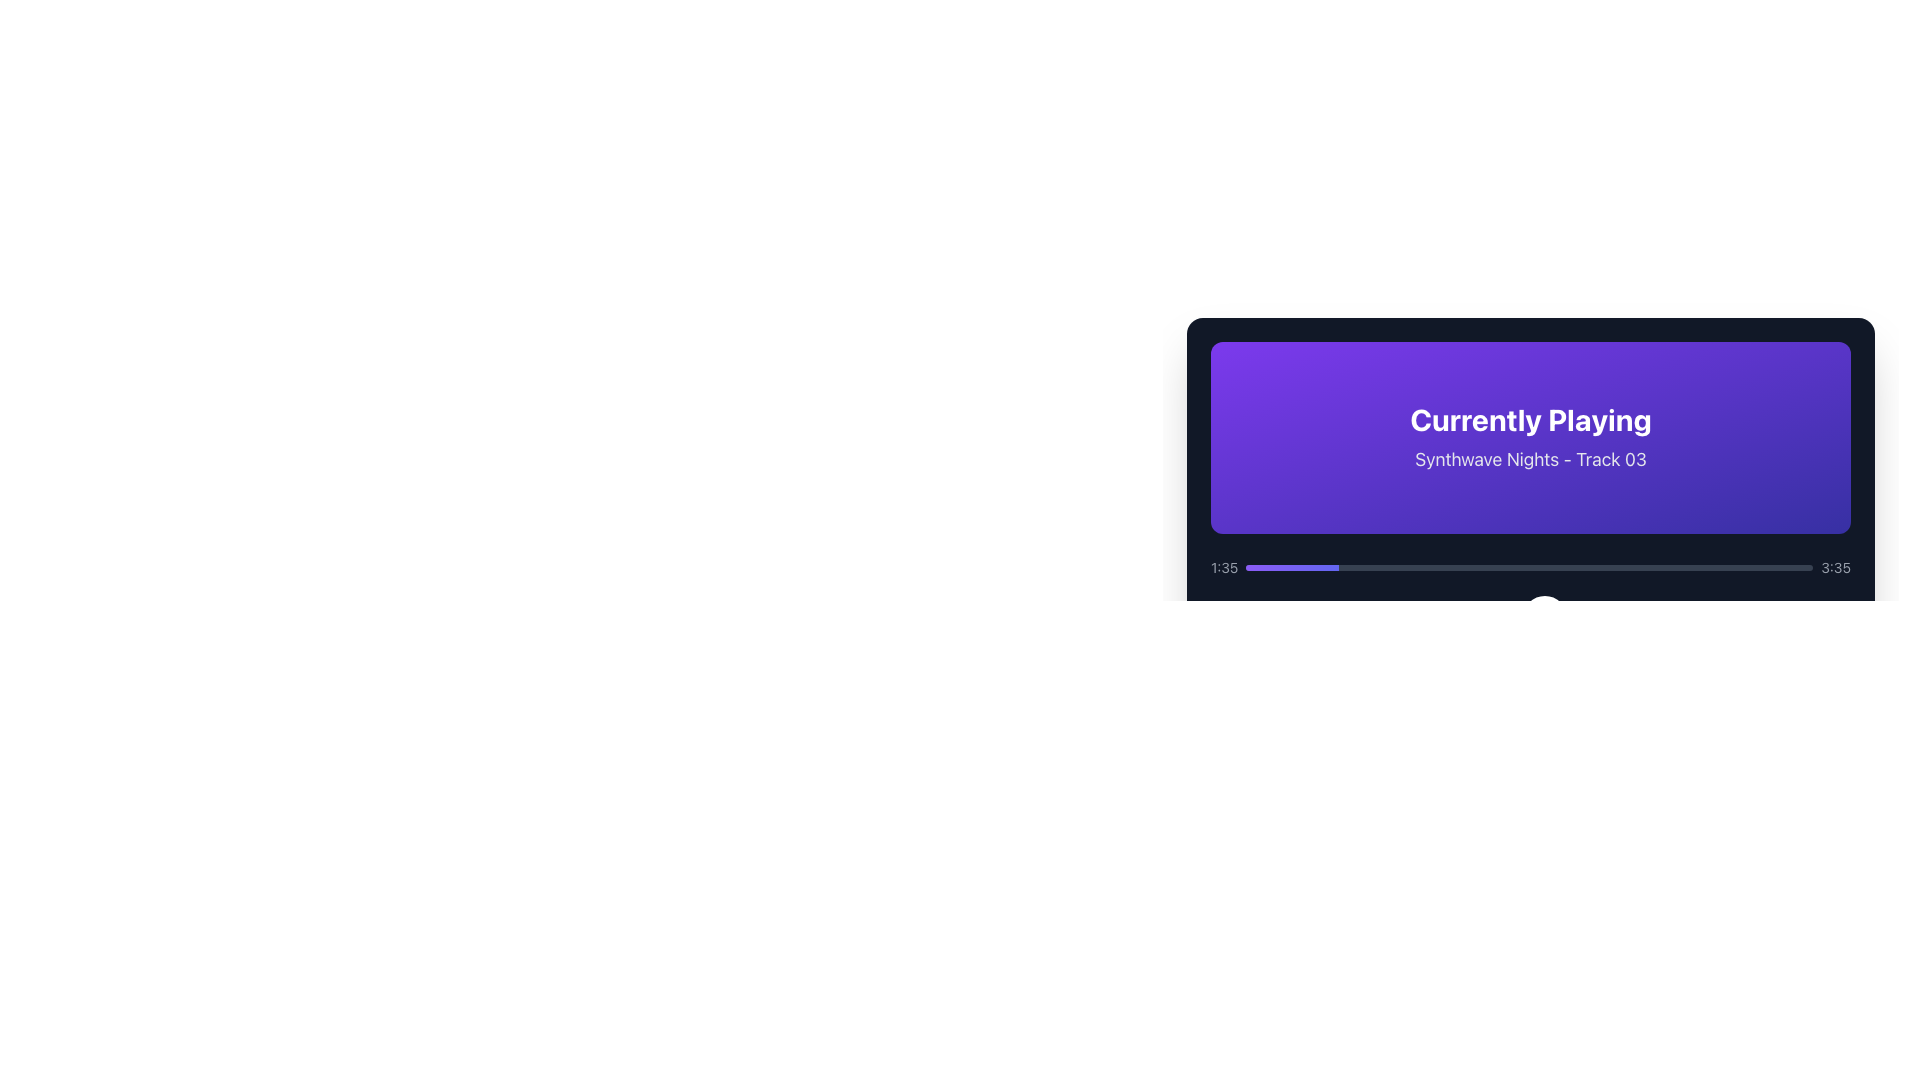 The height and width of the screenshot is (1080, 1920). What do you see at coordinates (1282, 567) in the screenshot?
I see `the playback position` at bounding box center [1282, 567].